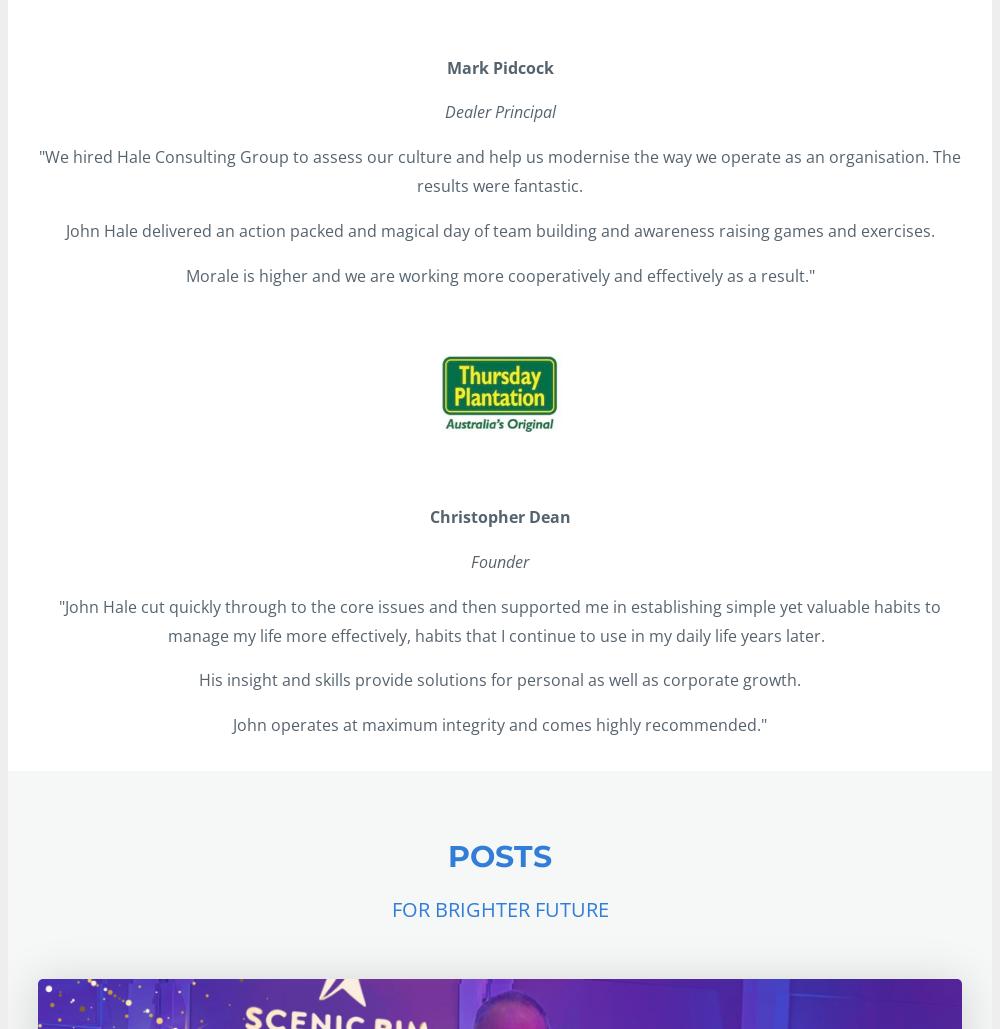 This screenshot has width=1000, height=1029. What do you see at coordinates (494, 724) in the screenshot?
I see `'John operates at maximum integrity and comes highly recommended'` at bounding box center [494, 724].